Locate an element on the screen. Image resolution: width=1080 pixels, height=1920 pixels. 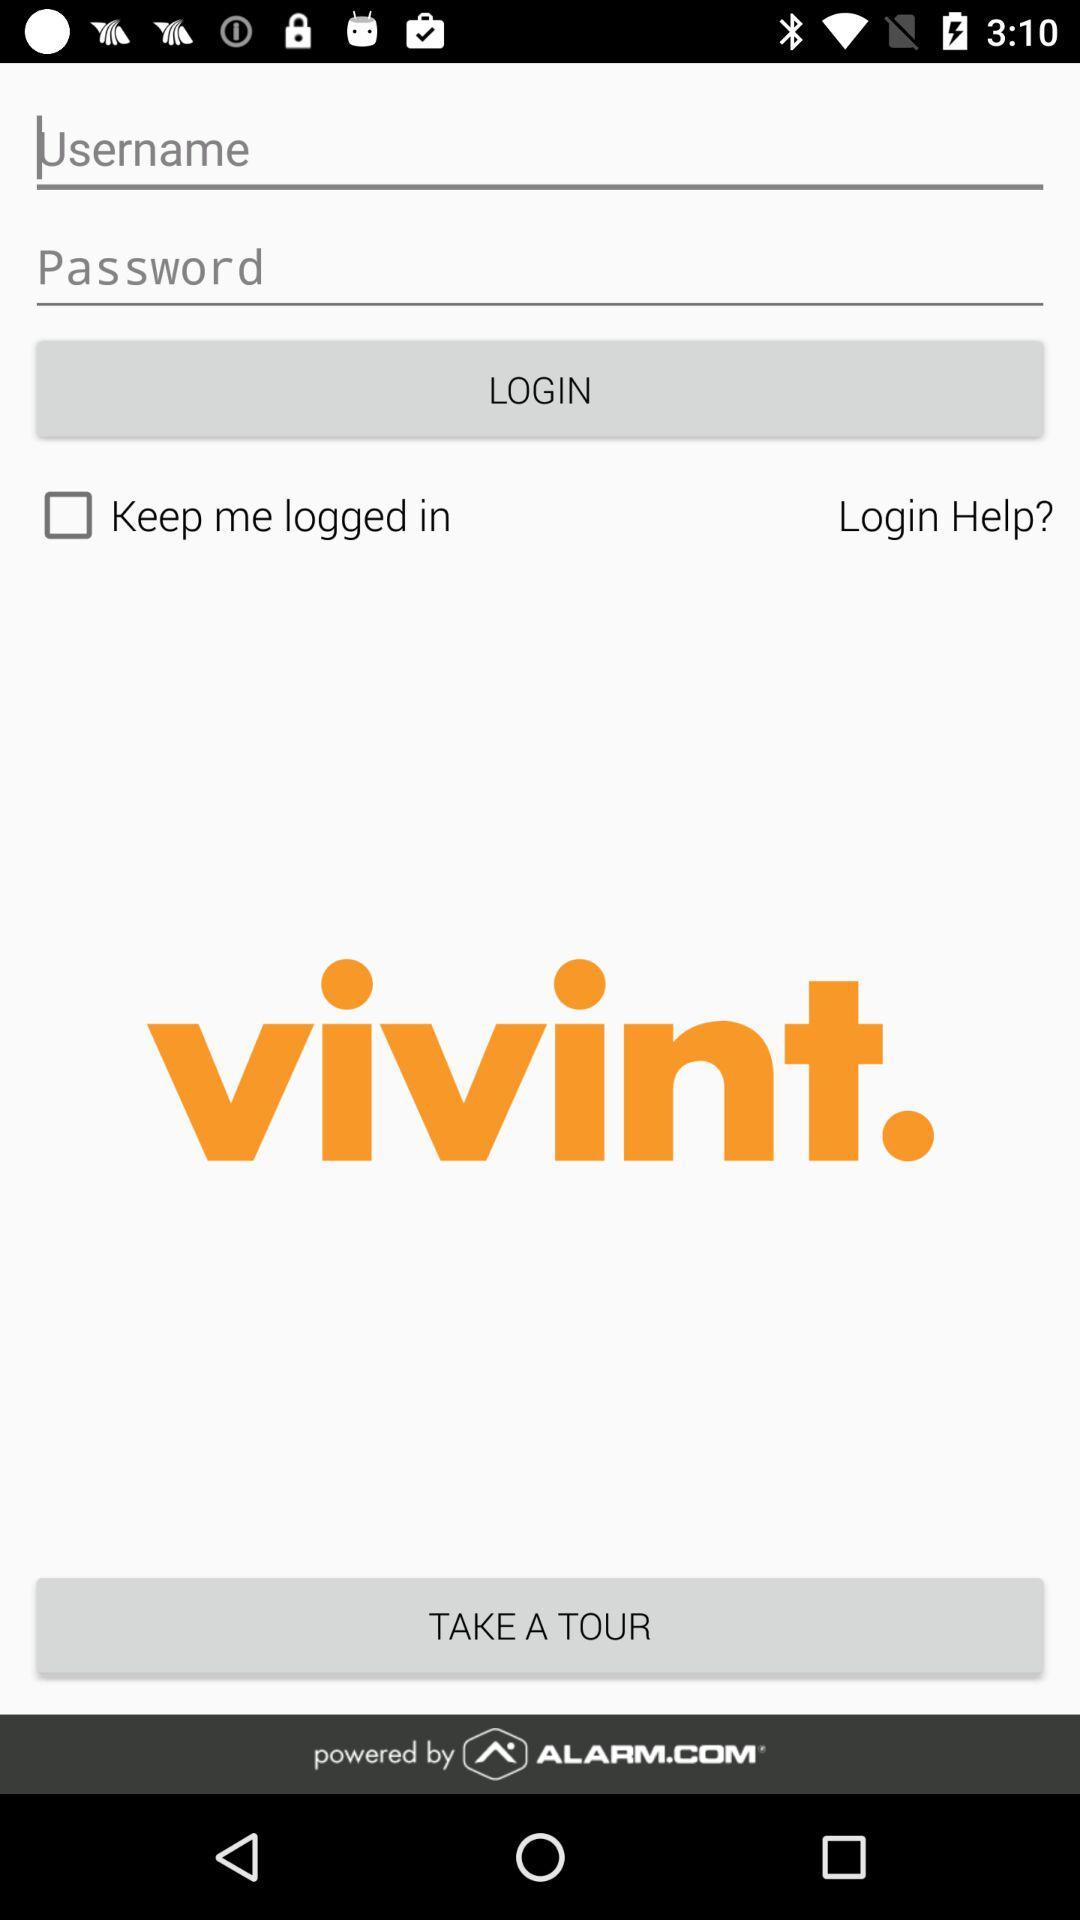
login help? icon is located at coordinates (945, 514).